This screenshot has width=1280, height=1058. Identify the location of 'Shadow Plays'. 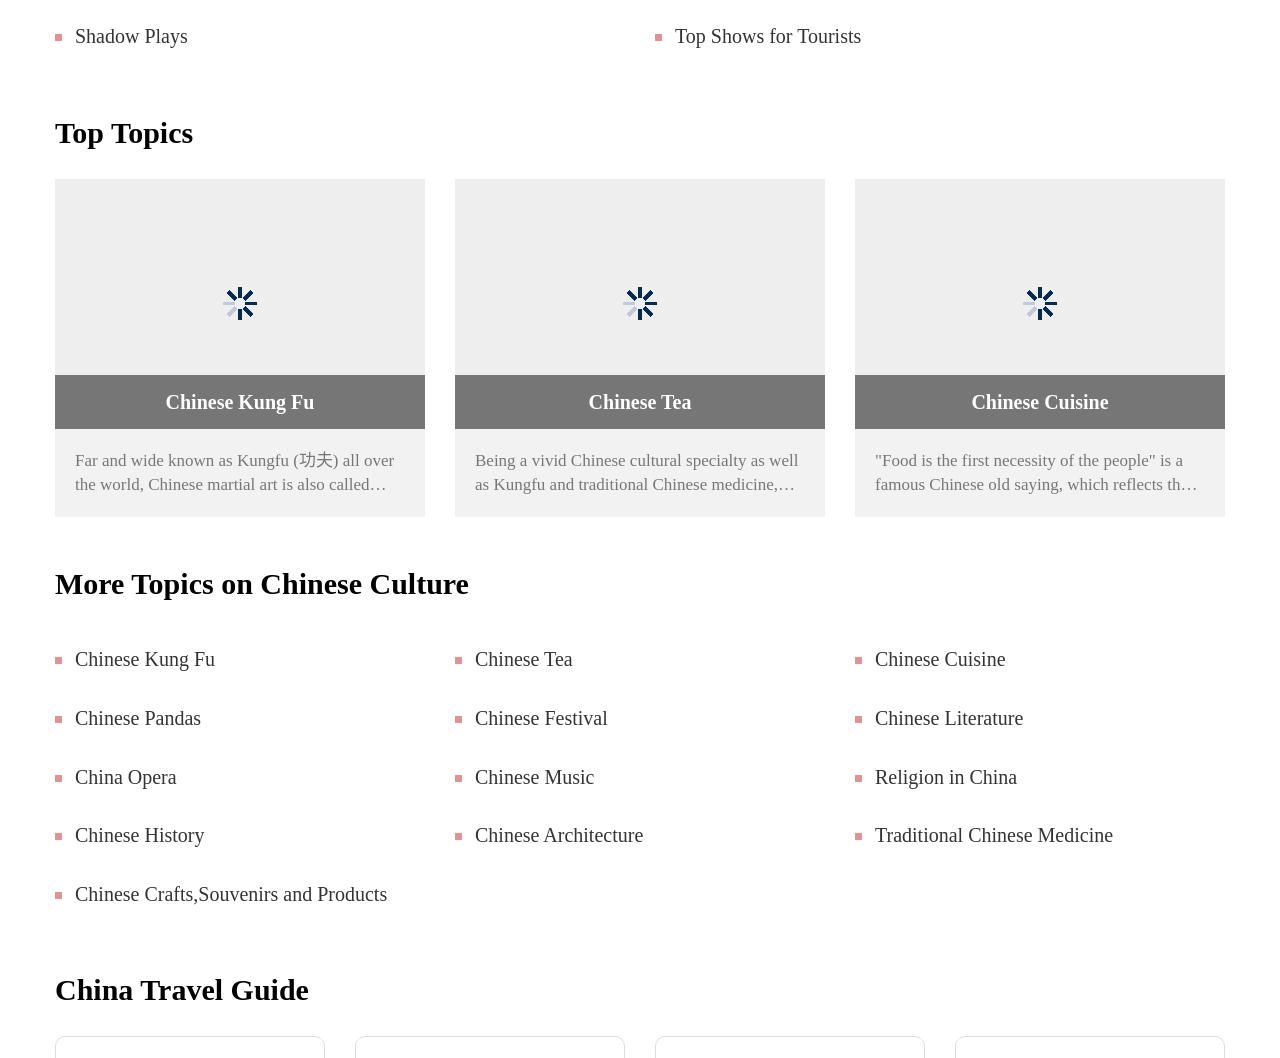
(129, 35).